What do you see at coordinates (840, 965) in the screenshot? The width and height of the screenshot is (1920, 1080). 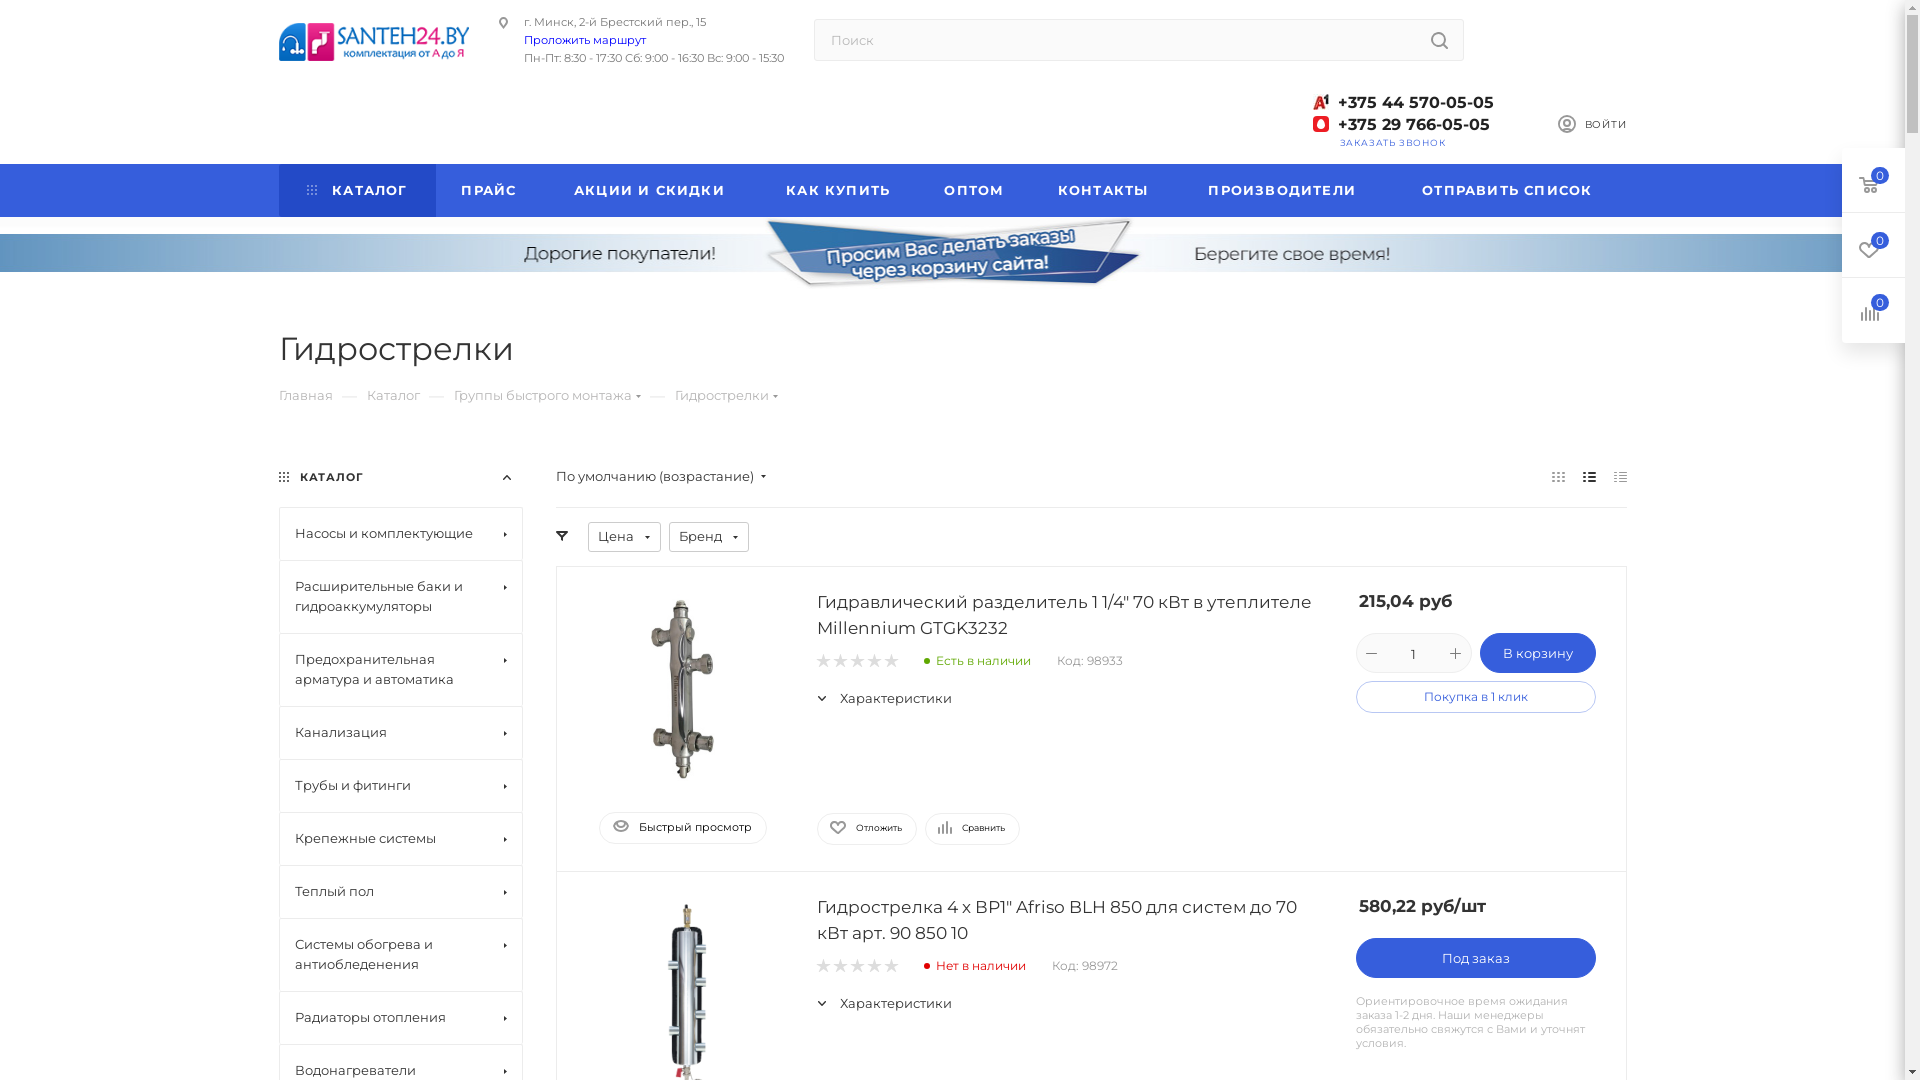 I see `'2'` at bounding box center [840, 965].